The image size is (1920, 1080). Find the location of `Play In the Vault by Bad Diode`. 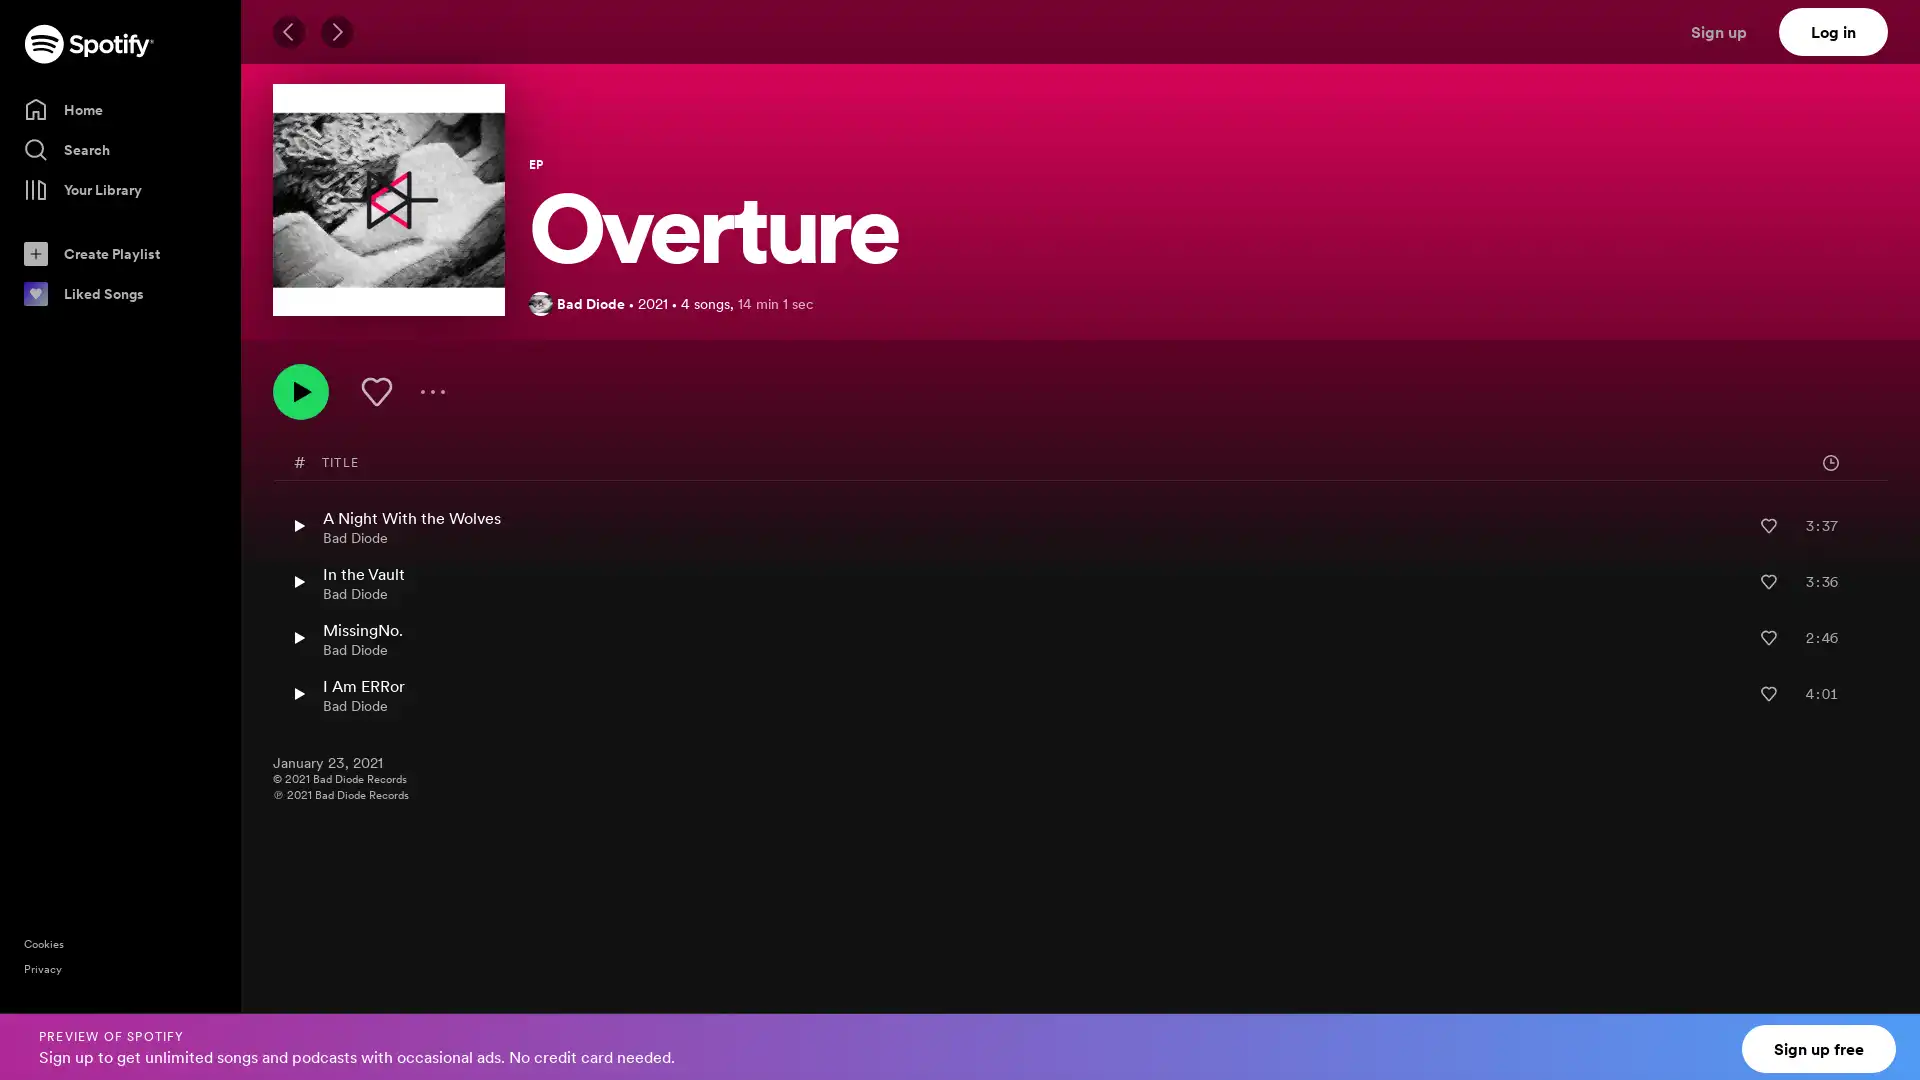

Play In the Vault by Bad Diode is located at coordinates (297, 582).